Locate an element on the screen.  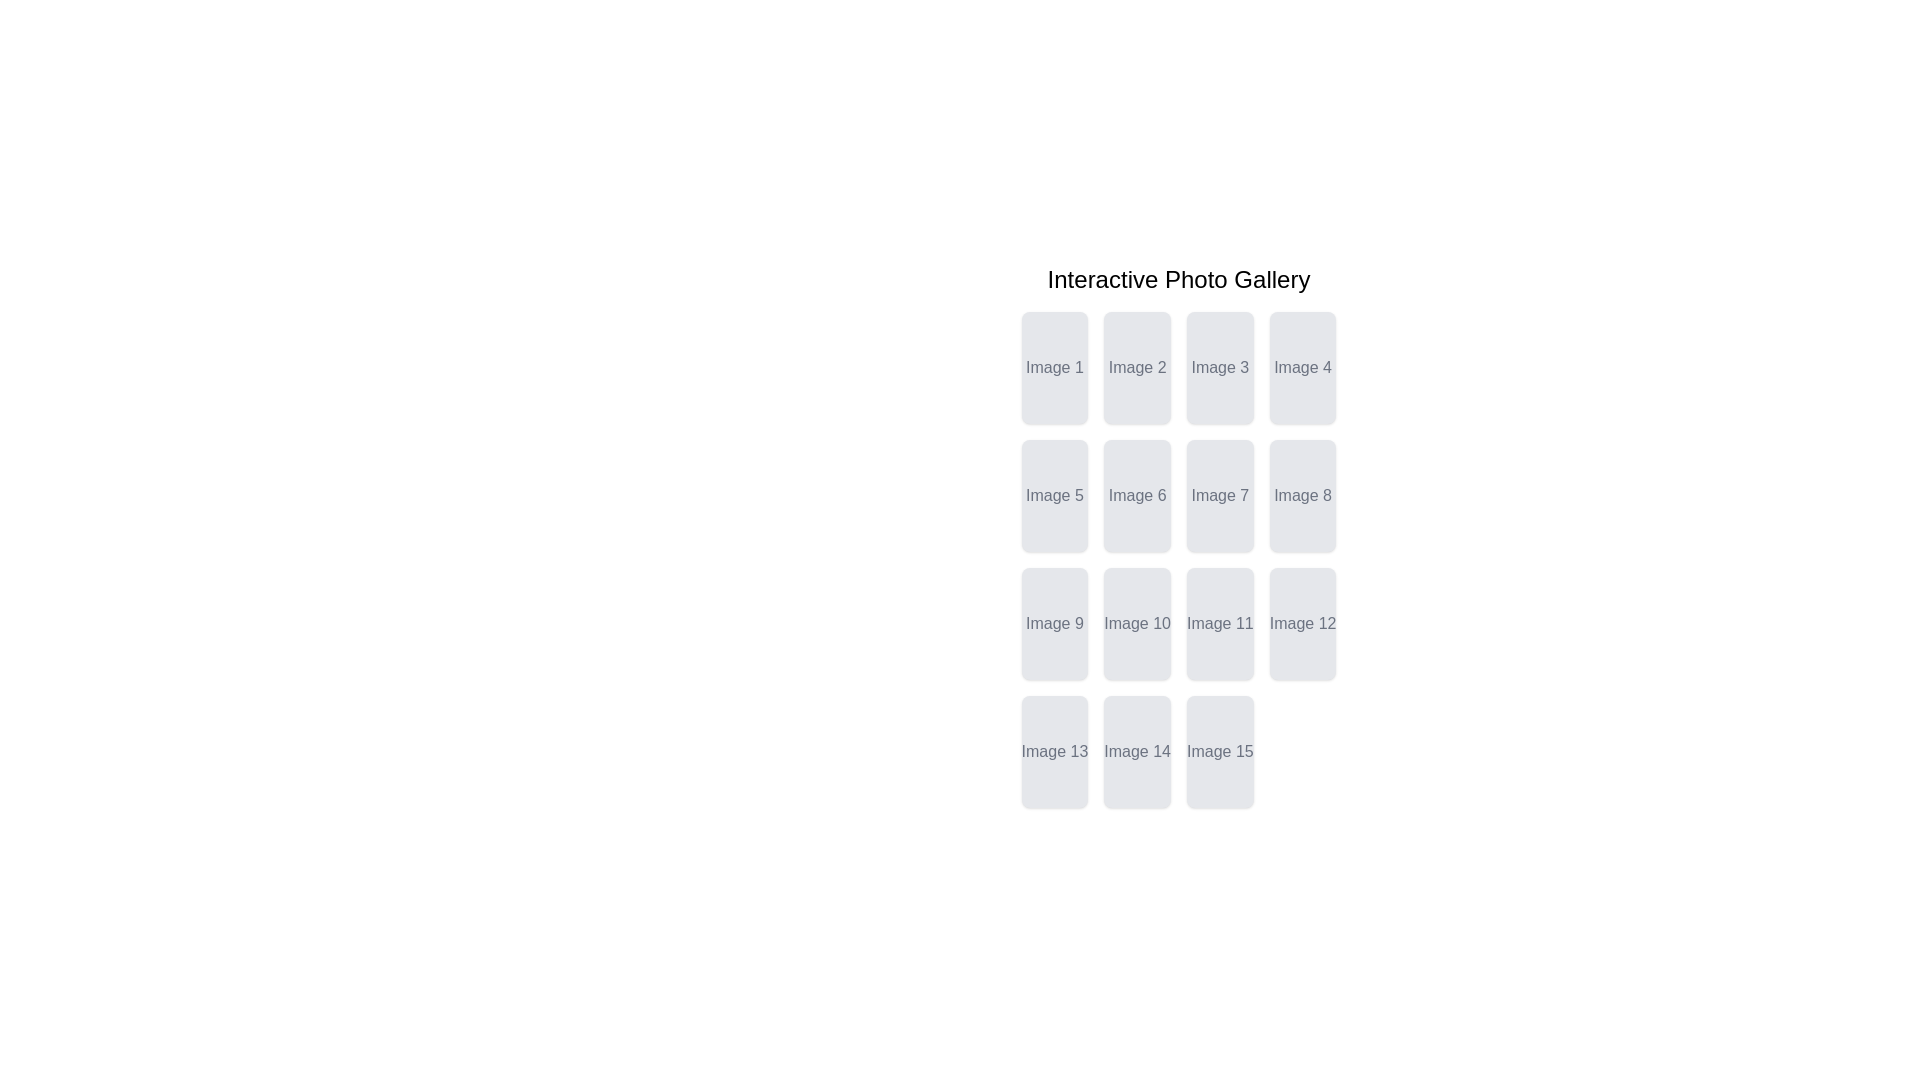
the static content block labeled 'Image 15', which is a rectangle with a light gray background and rounded corners, located in the last position of a 4x4 grid layout is located at coordinates (1219, 752).